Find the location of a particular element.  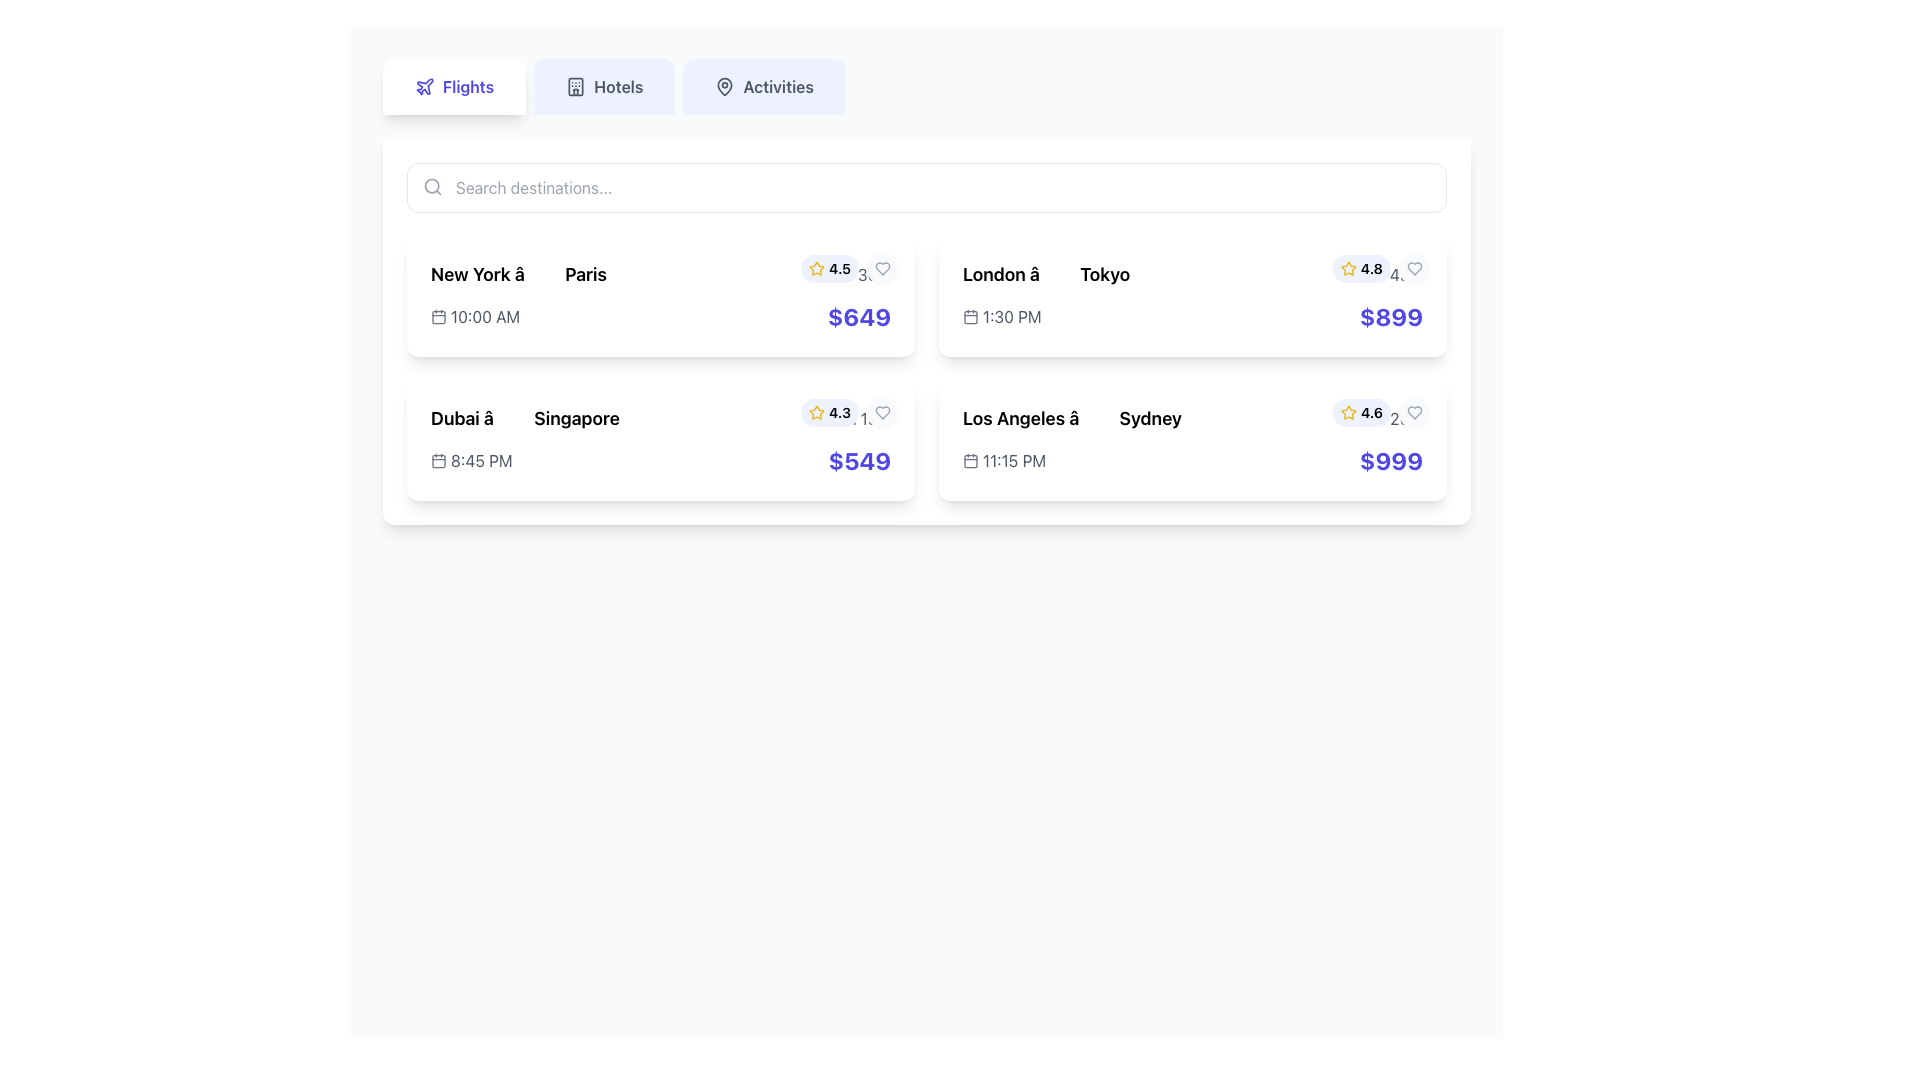

the text label displaying the rating '4.3' in bold font within a light indigo rounded badge, located in the lower-left card under the 'Dubai to Singapore' trip option is located at coordinates (840, 411).